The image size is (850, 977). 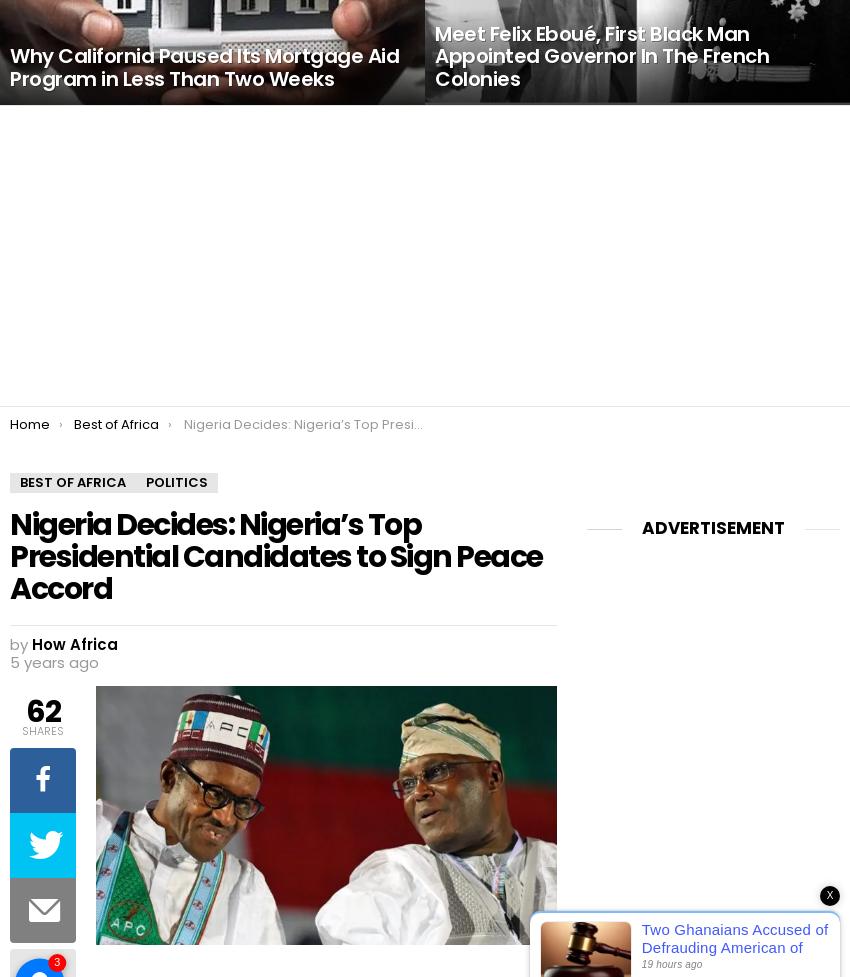 I want to click on '5 years ago', so click(x=54, y=662).